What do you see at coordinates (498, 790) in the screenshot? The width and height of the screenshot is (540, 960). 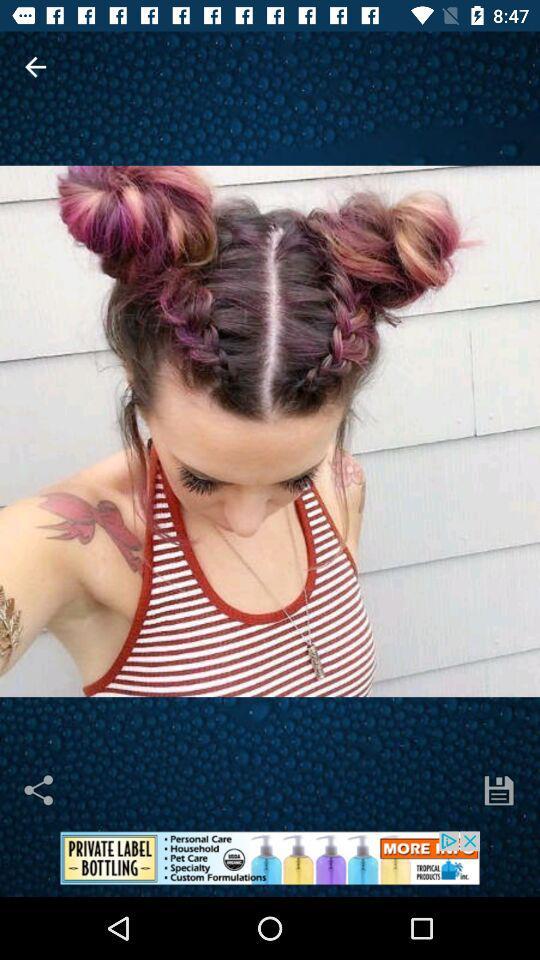 I see `save` at bounding box center [498, 790].